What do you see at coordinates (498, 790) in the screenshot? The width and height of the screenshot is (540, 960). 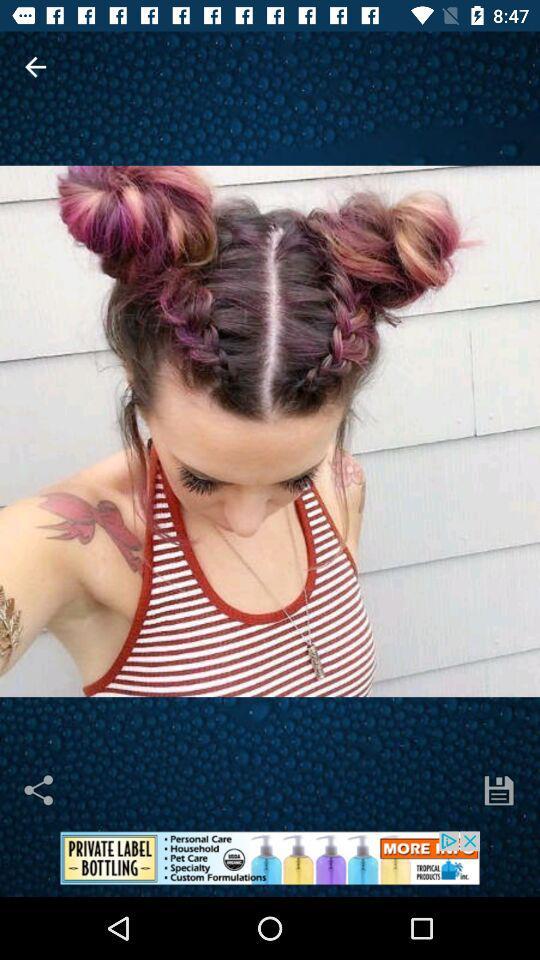 I see `save` at bounding box center [498, 790].